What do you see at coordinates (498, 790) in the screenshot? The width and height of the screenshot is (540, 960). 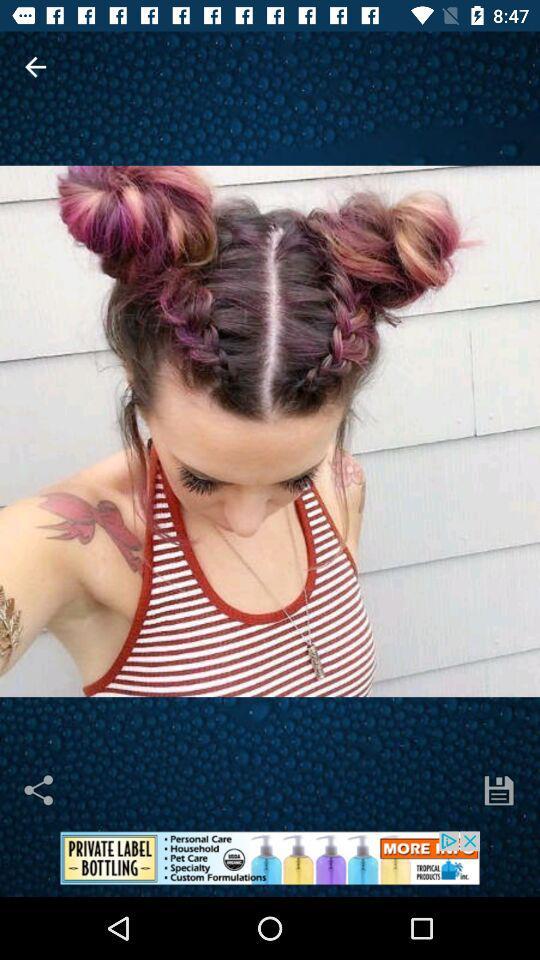 I see `save` at bounding box center [498, 790].